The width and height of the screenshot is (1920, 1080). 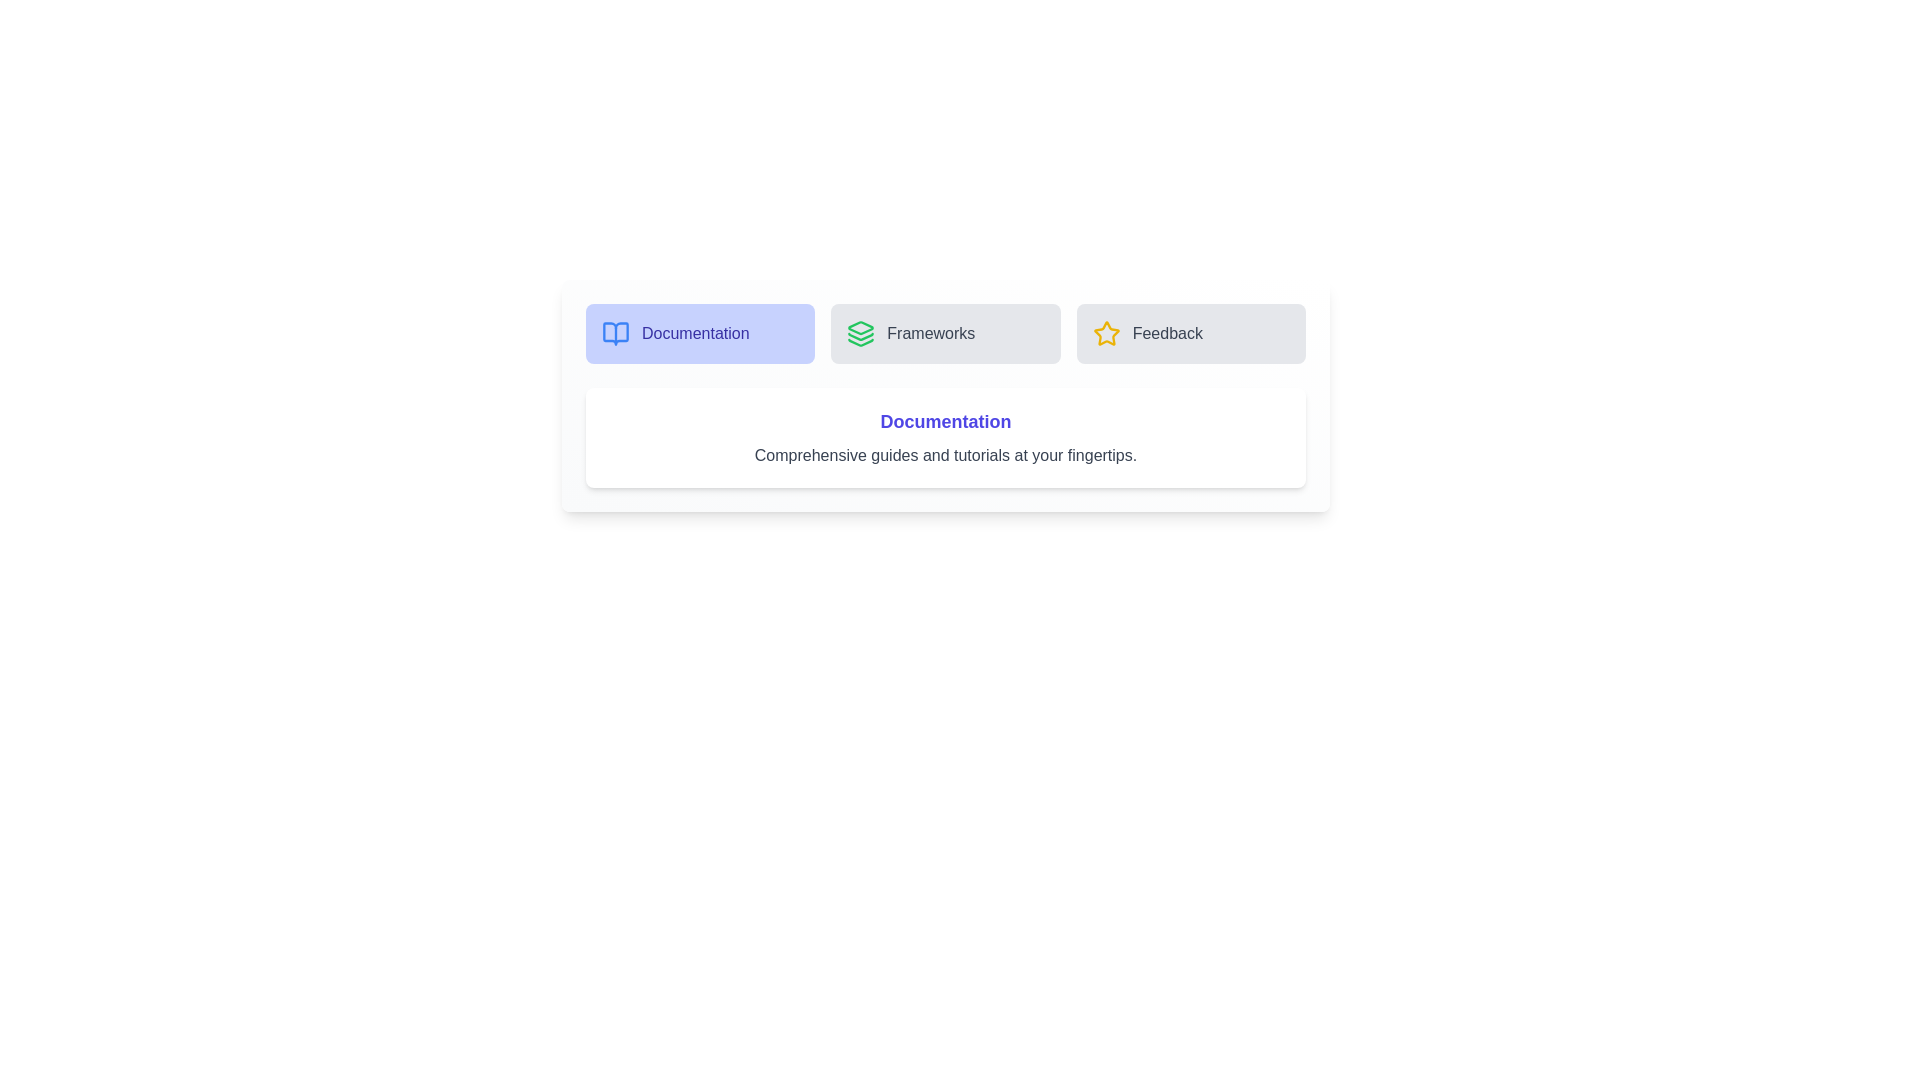 I want to click on the Documentation tab to view its description, so click(x=700, y=333).